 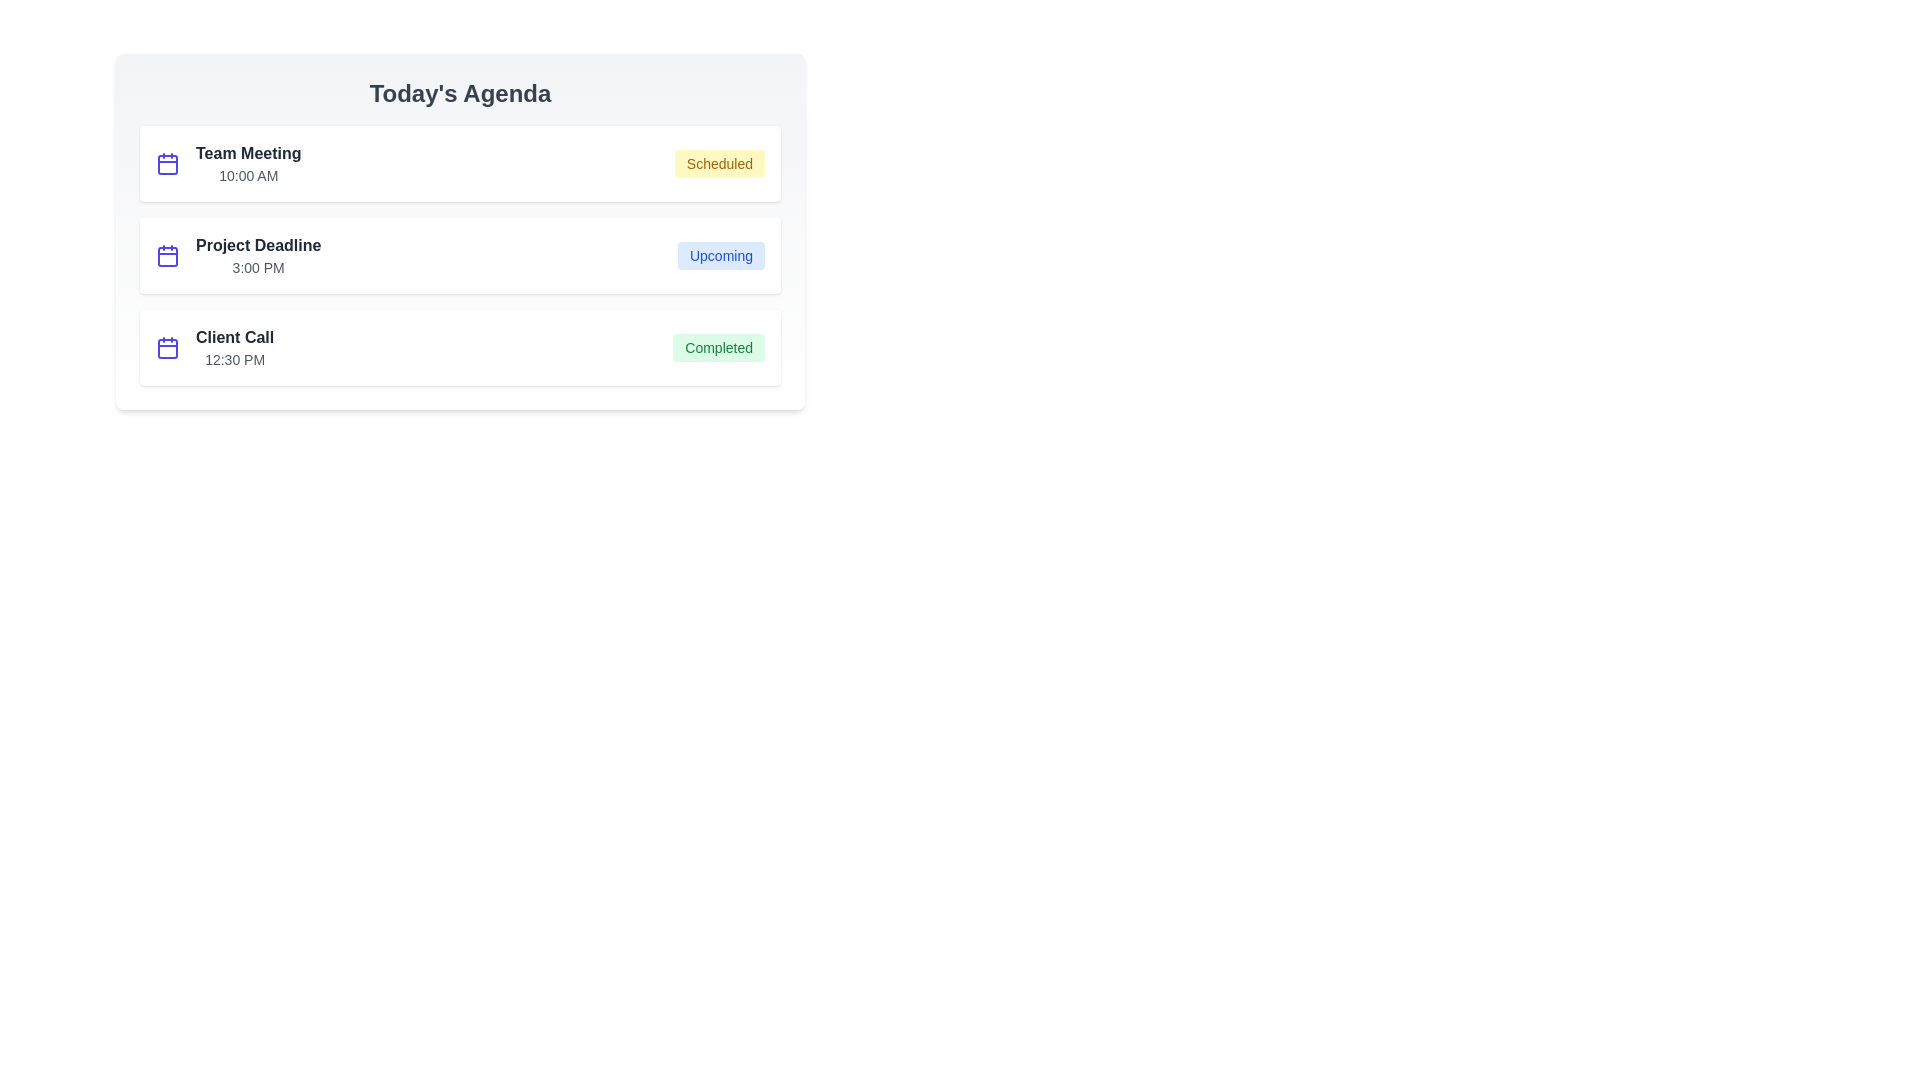 What do you see at coordinates (257, 245) in the screenshot?
I see `the event title Project Deadline to edit it` at bounding box center [257, 245].